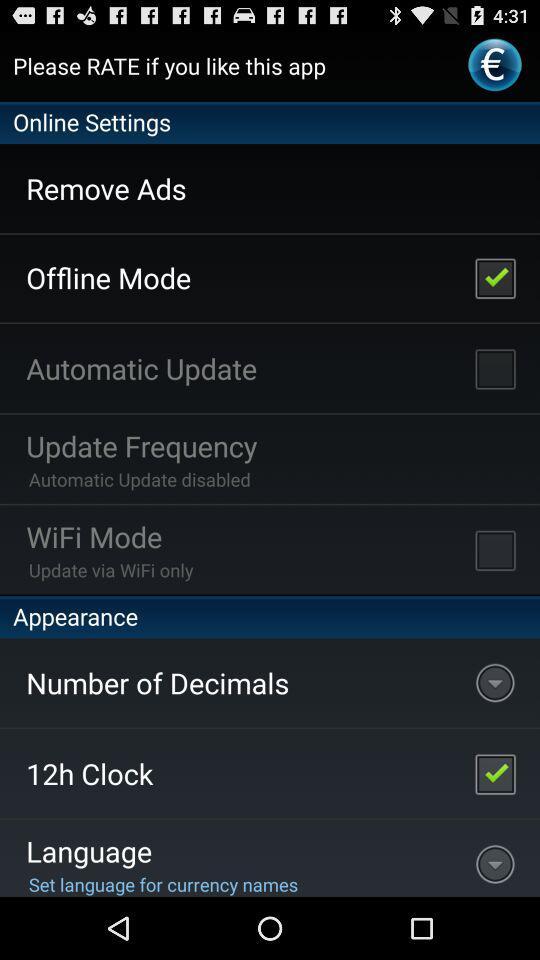 The image size is (540, 960). Describe the element at coordinates (494, 857) in the screenshot. I see `last drop down` at that location.